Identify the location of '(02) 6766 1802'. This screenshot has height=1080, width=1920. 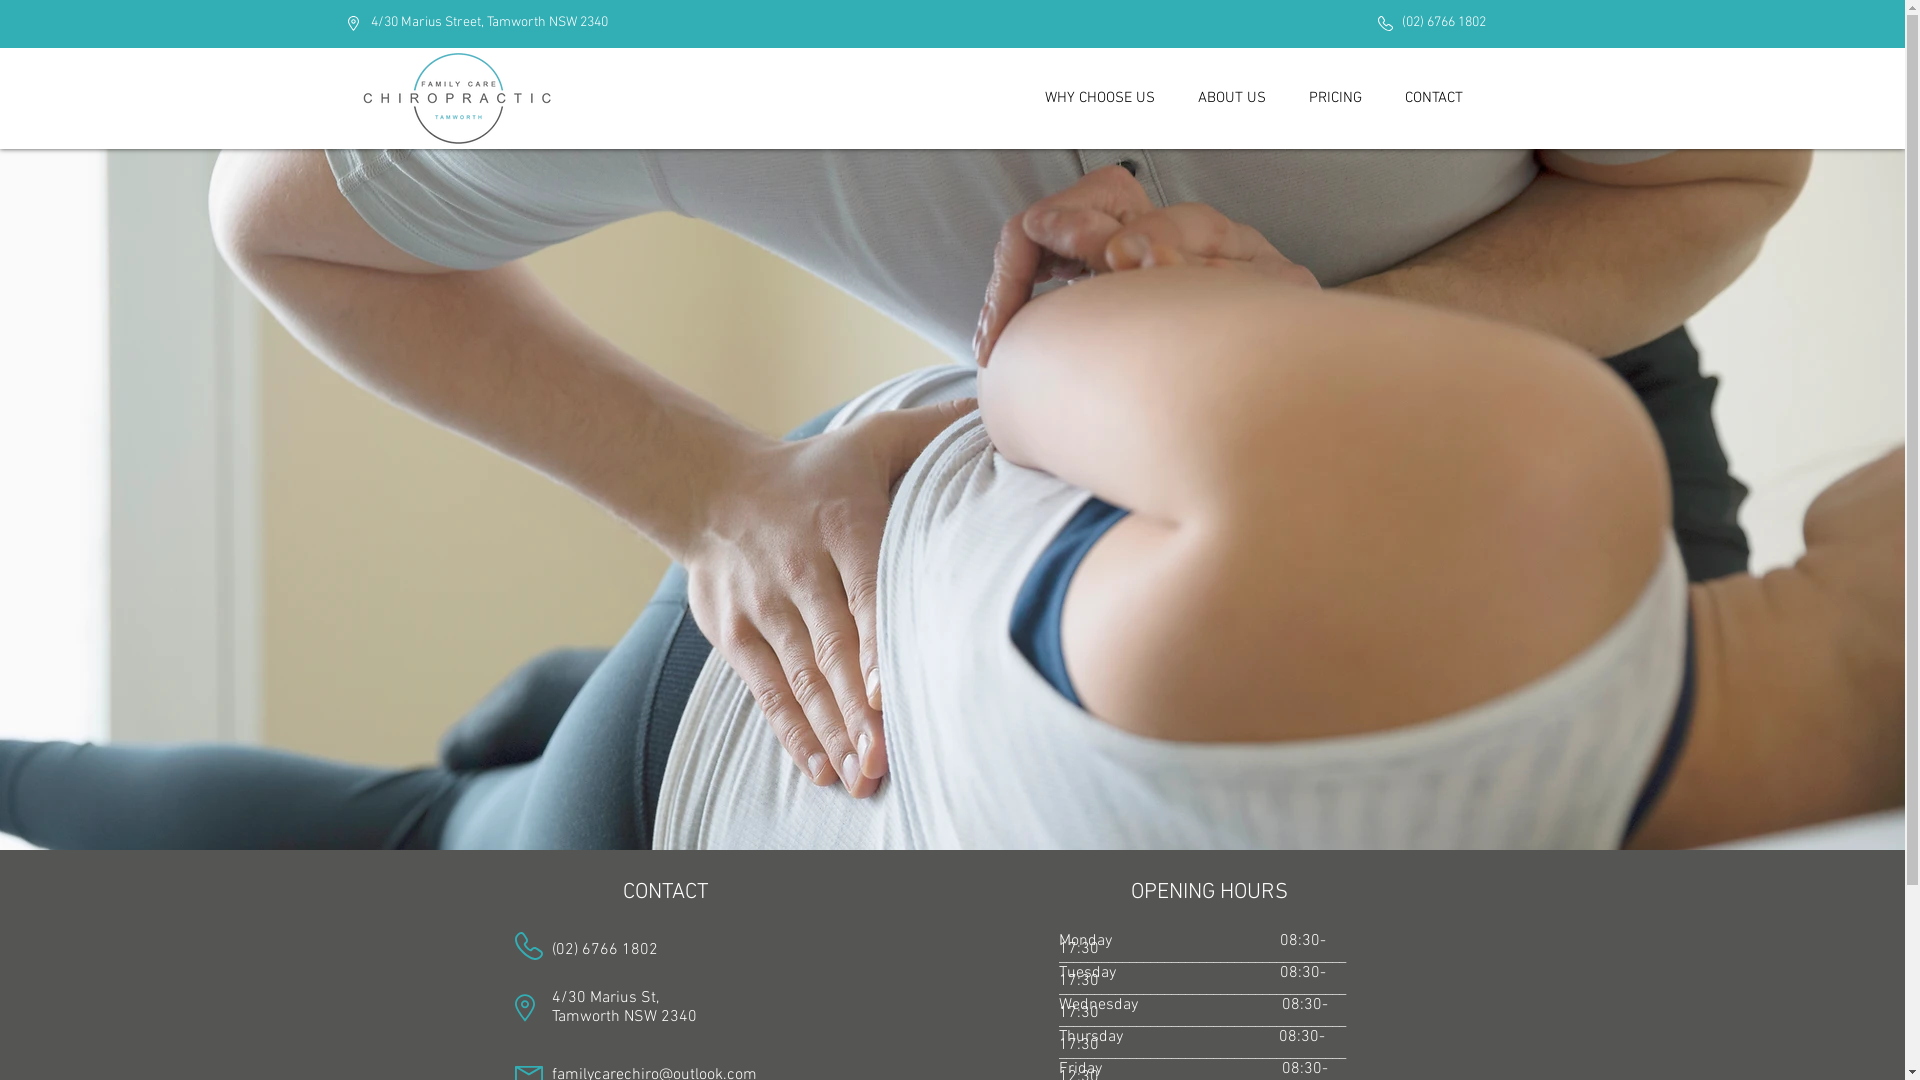
(603, 948).